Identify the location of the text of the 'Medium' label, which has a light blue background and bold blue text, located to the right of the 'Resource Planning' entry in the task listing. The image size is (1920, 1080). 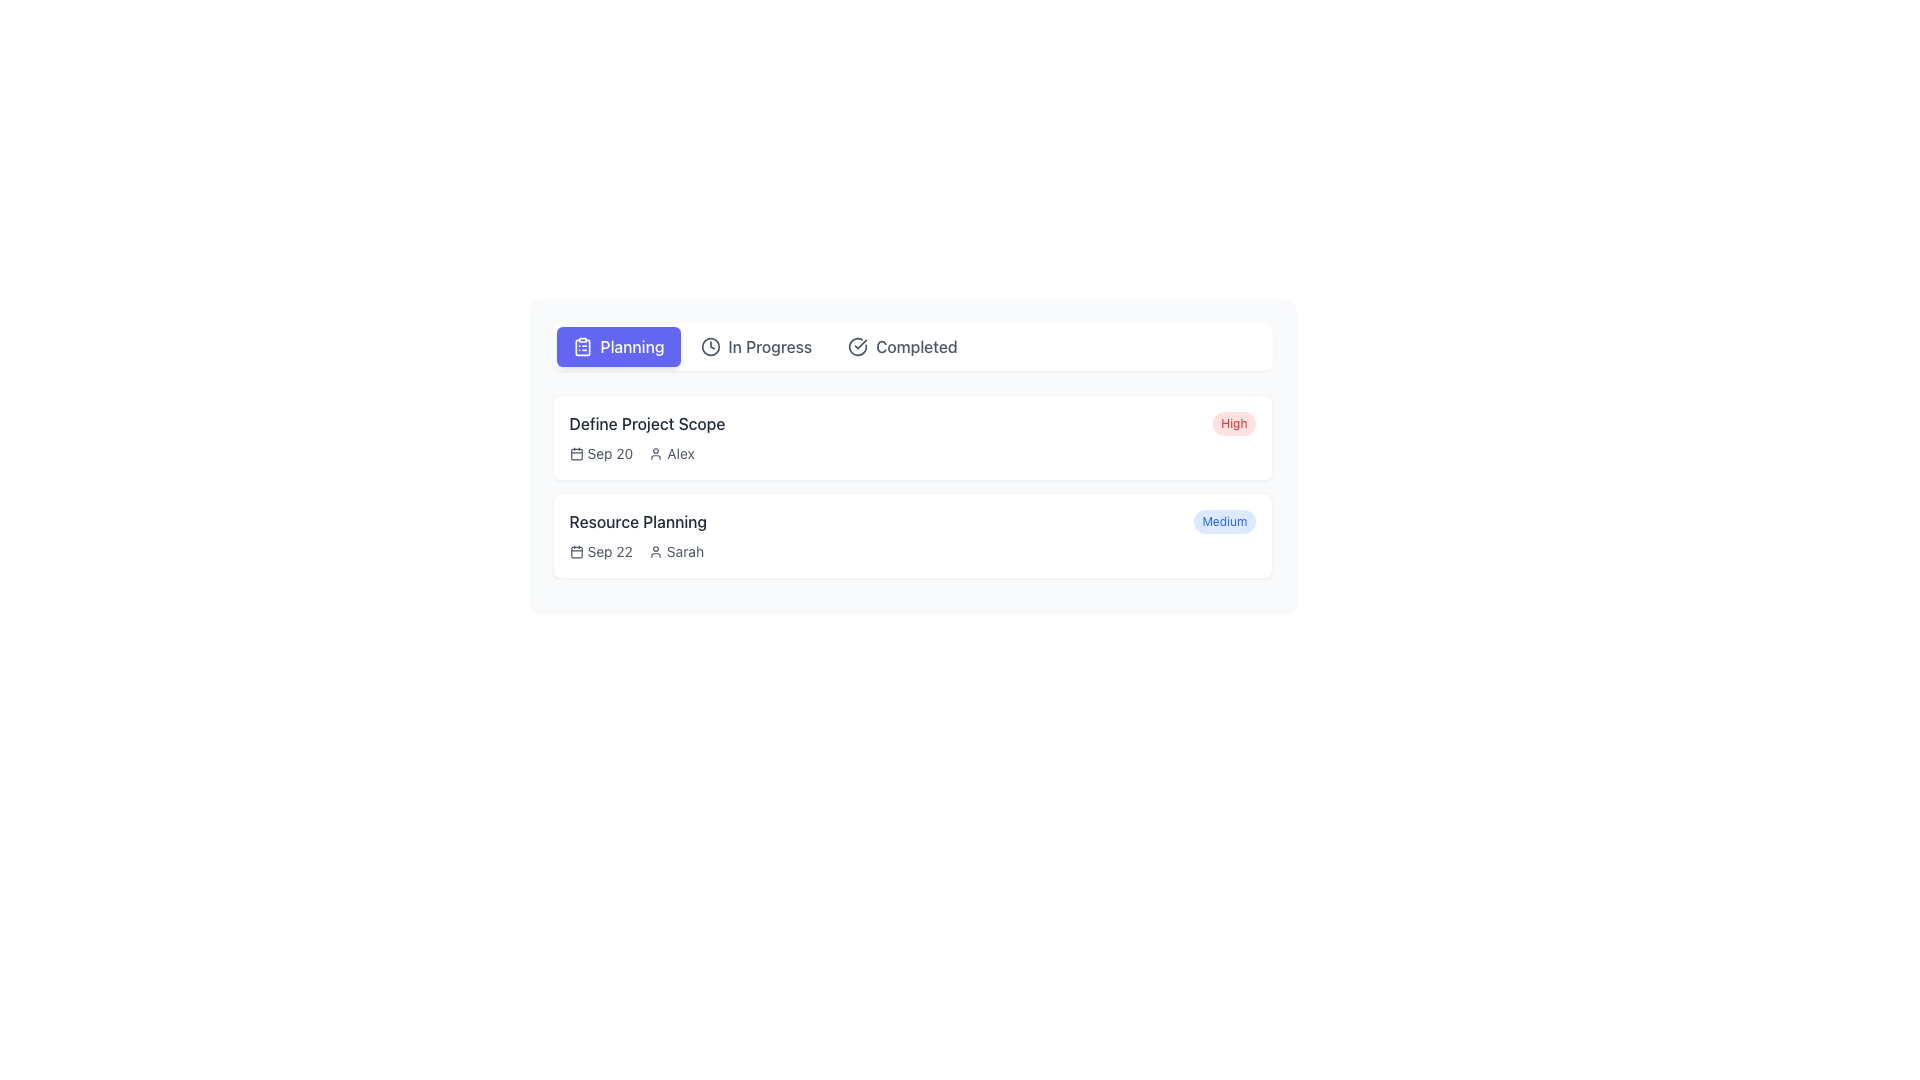
(1223, 520).